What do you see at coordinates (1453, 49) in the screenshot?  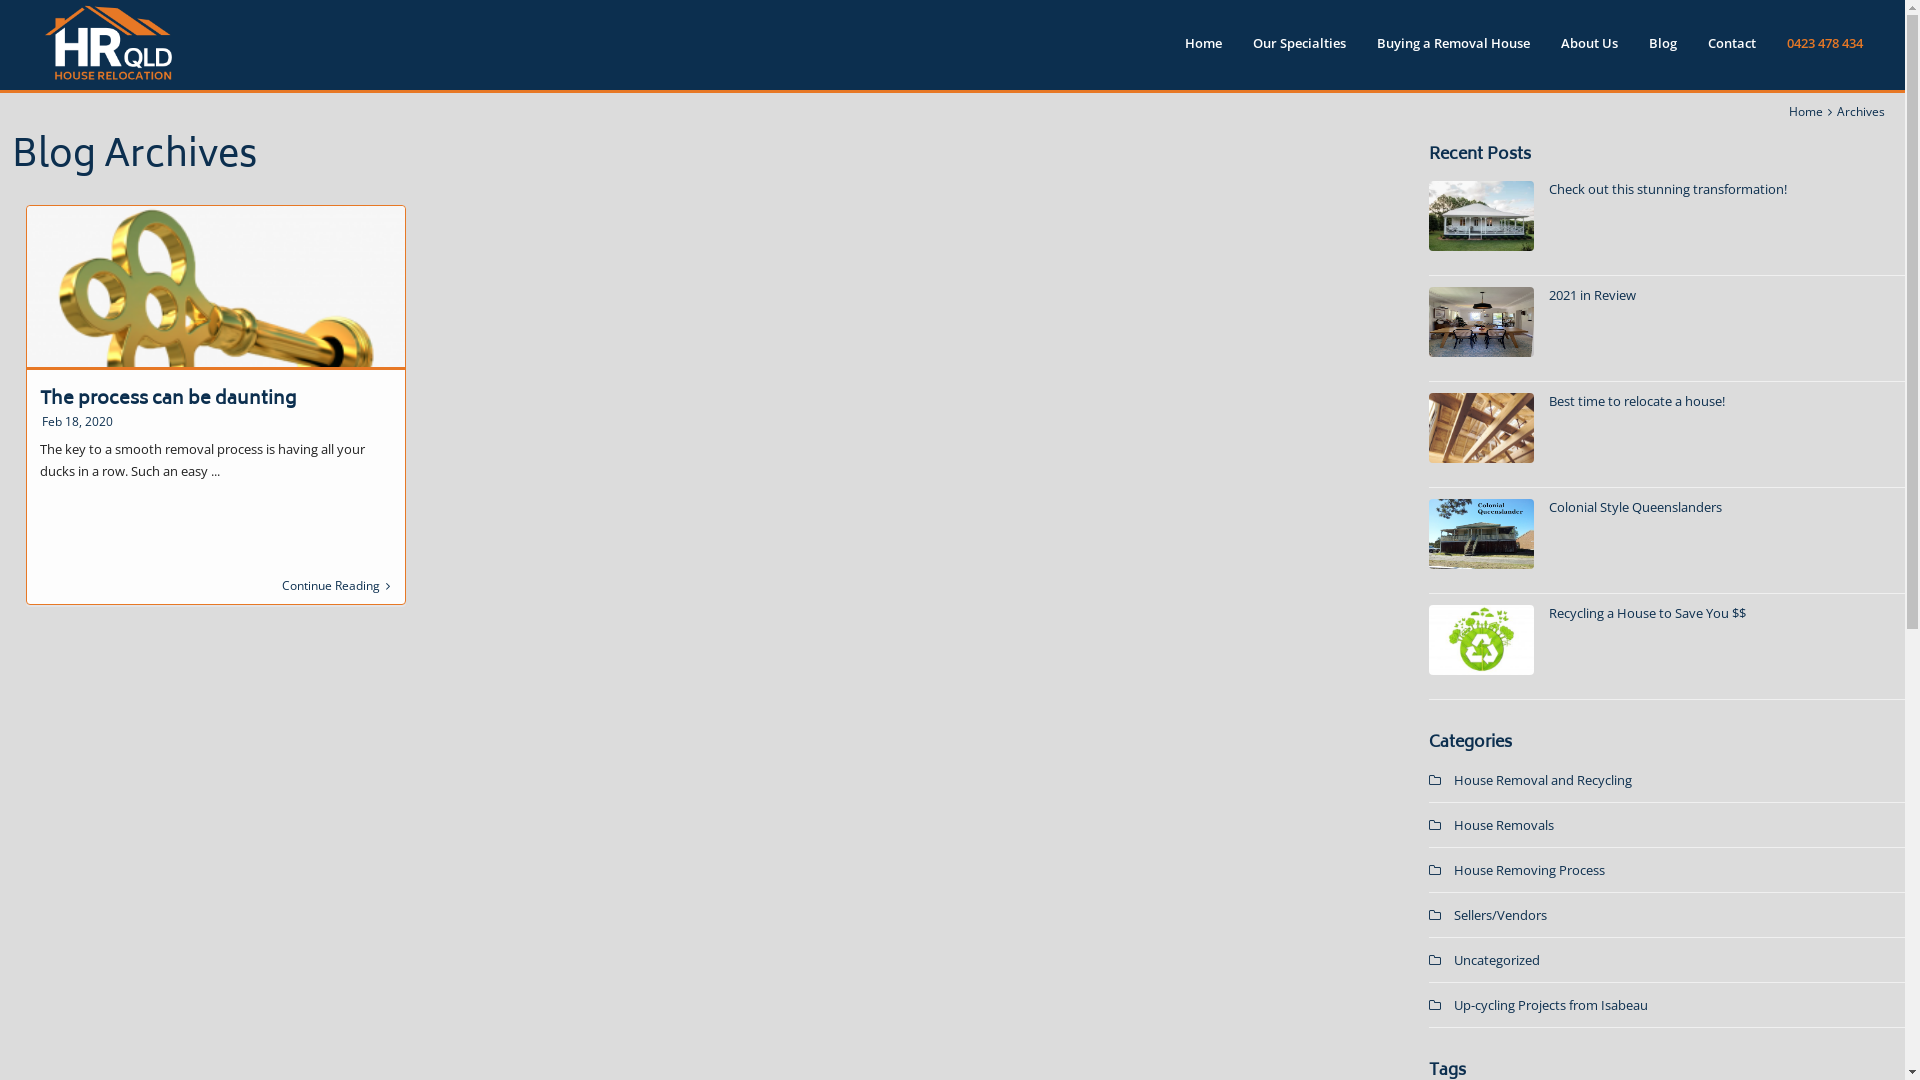 I see `'Buying a Removal House'` at bounding box center [1453, 49].